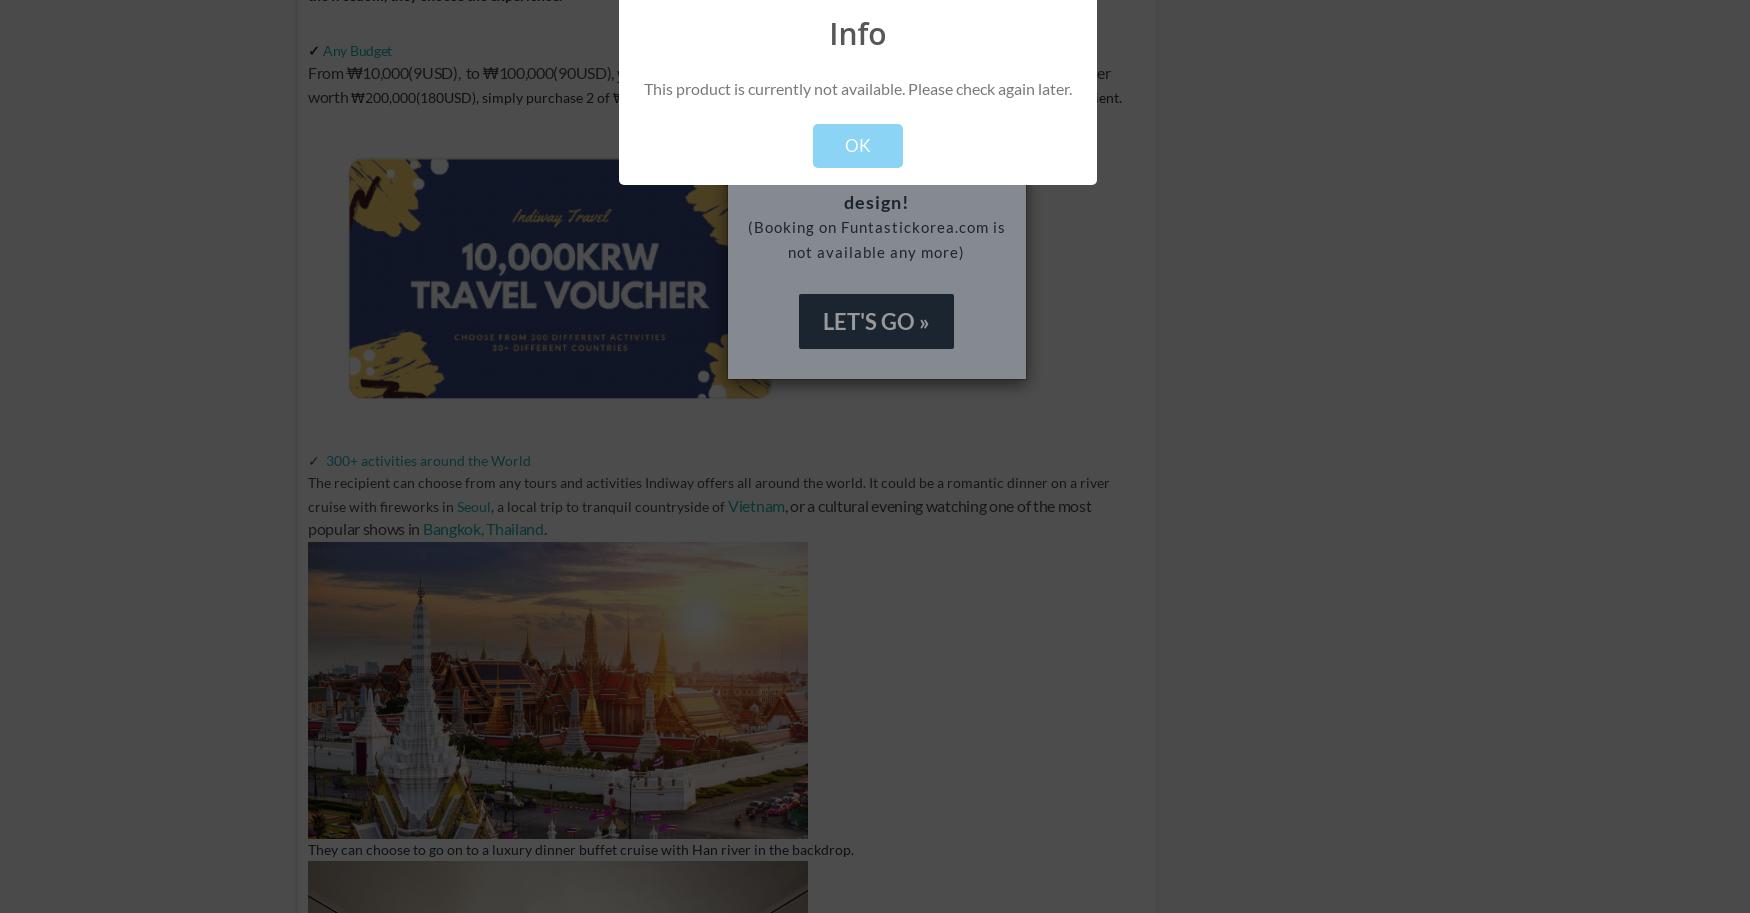 This screenshot has width=1750, height=913. What do you see at coordinates (918, 504) in the screenshot?
I see `', or a cultural evening watching one of the'` at bounding box center [918, 504].